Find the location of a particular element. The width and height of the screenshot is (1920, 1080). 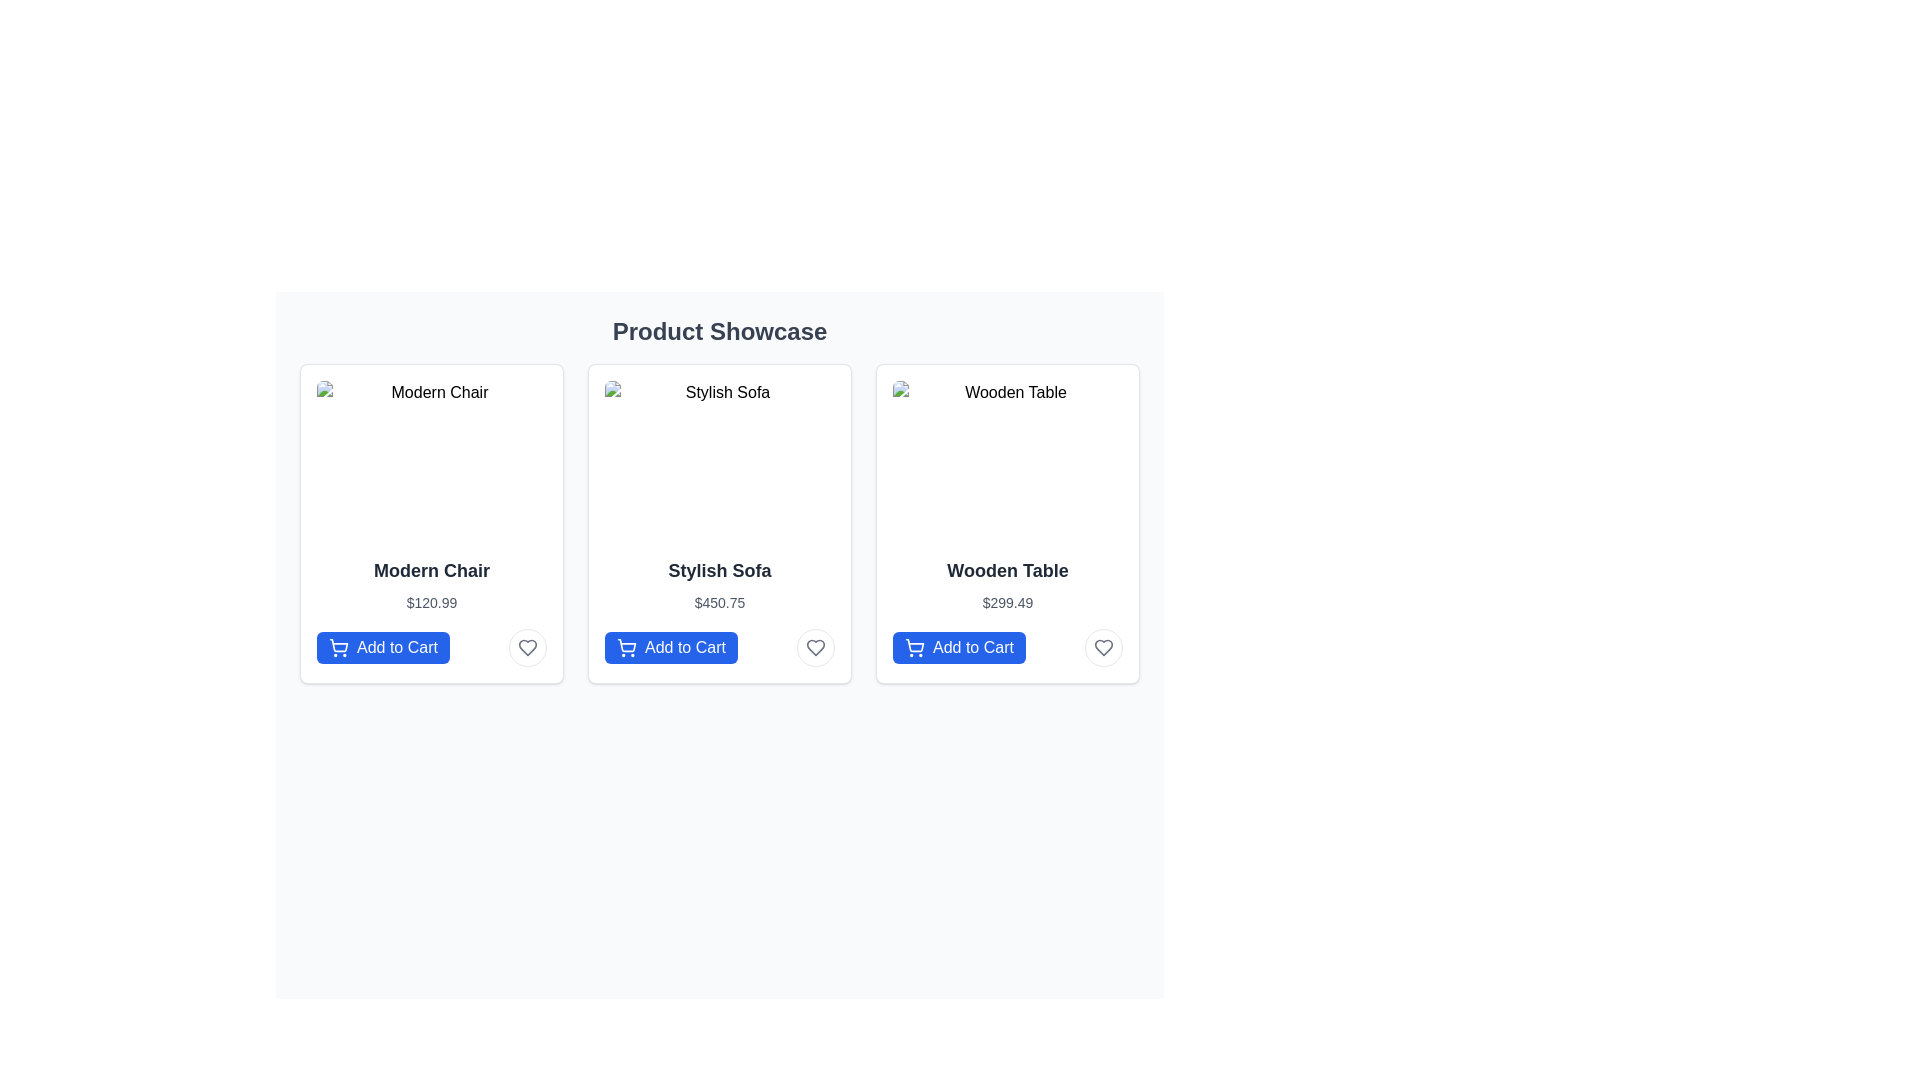

the primary action button is located at coordinates (671, 648).